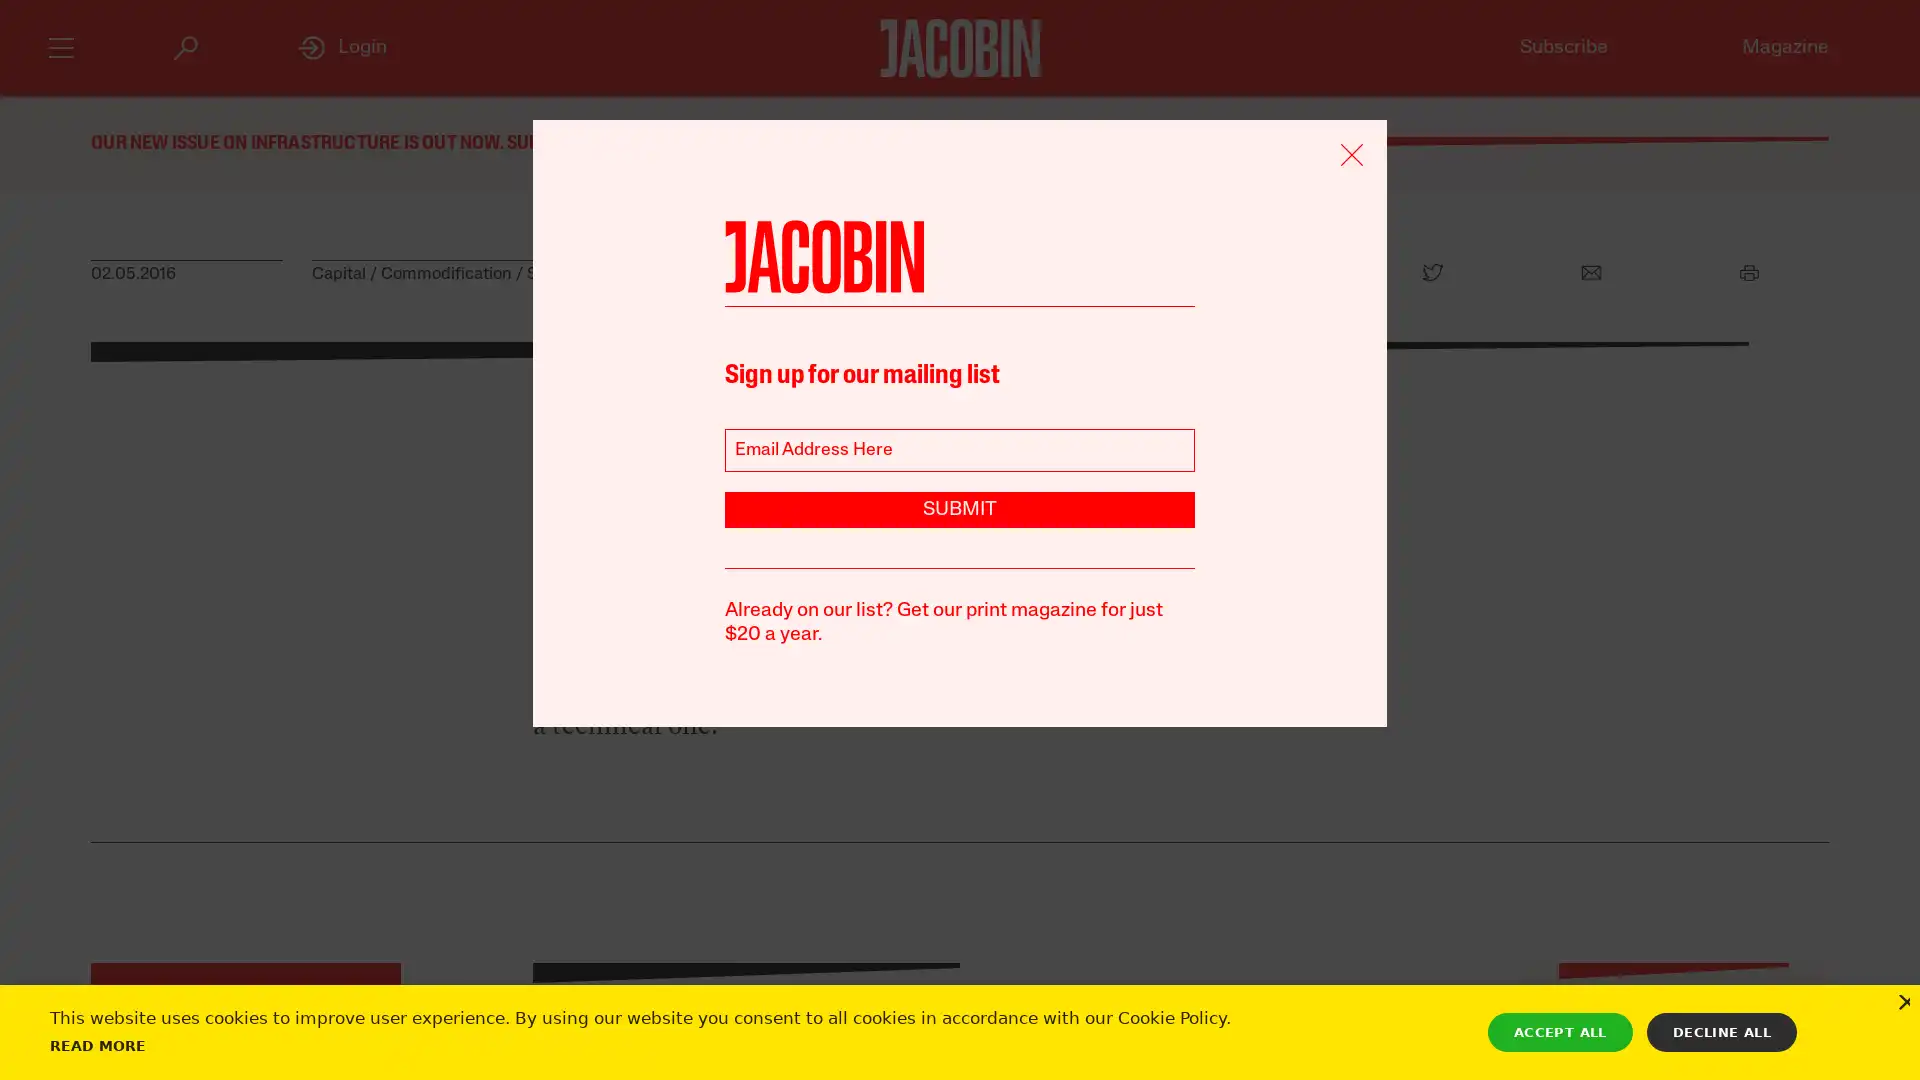  Describe the element at coordinates (185, 46) in the screenshot. I see `Search Icon` at that location.